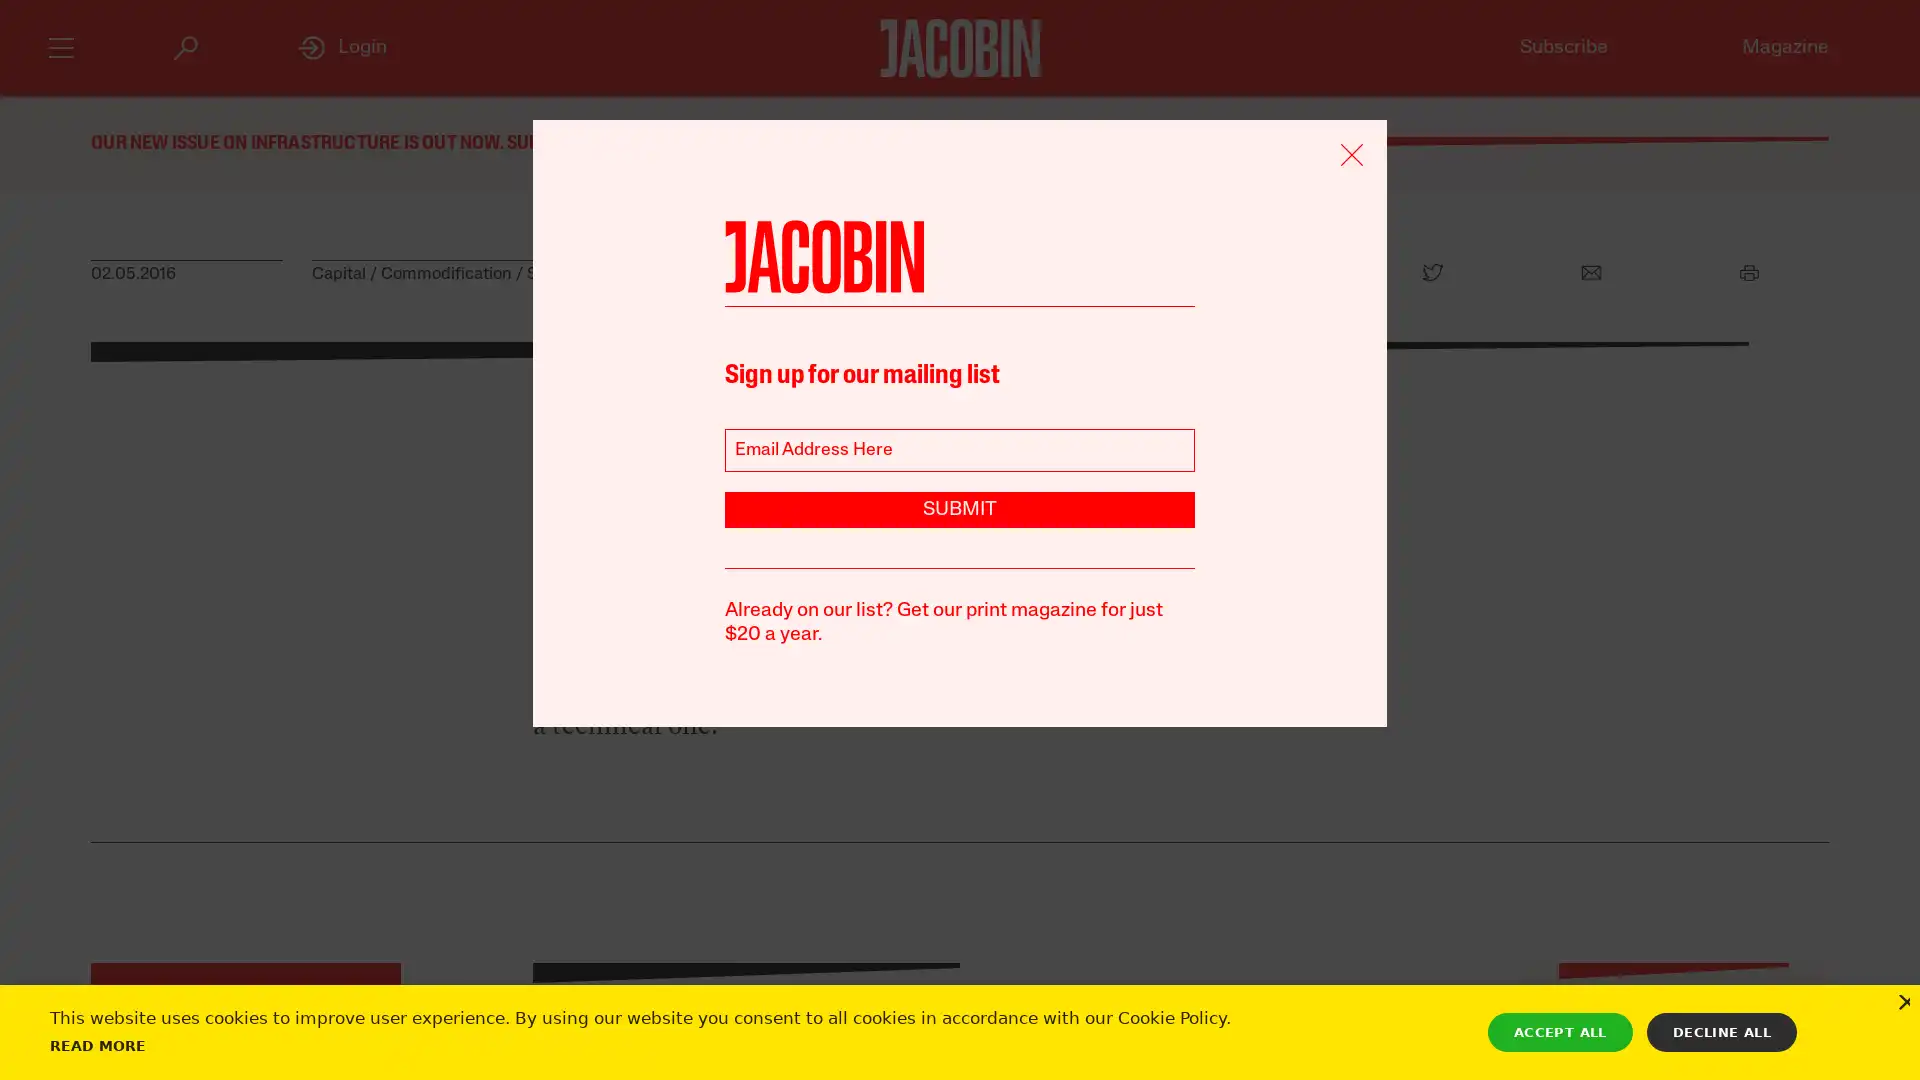  Describe the element at coordinates (185, 46) in the screenshot. I see `Search Icon` at that location.